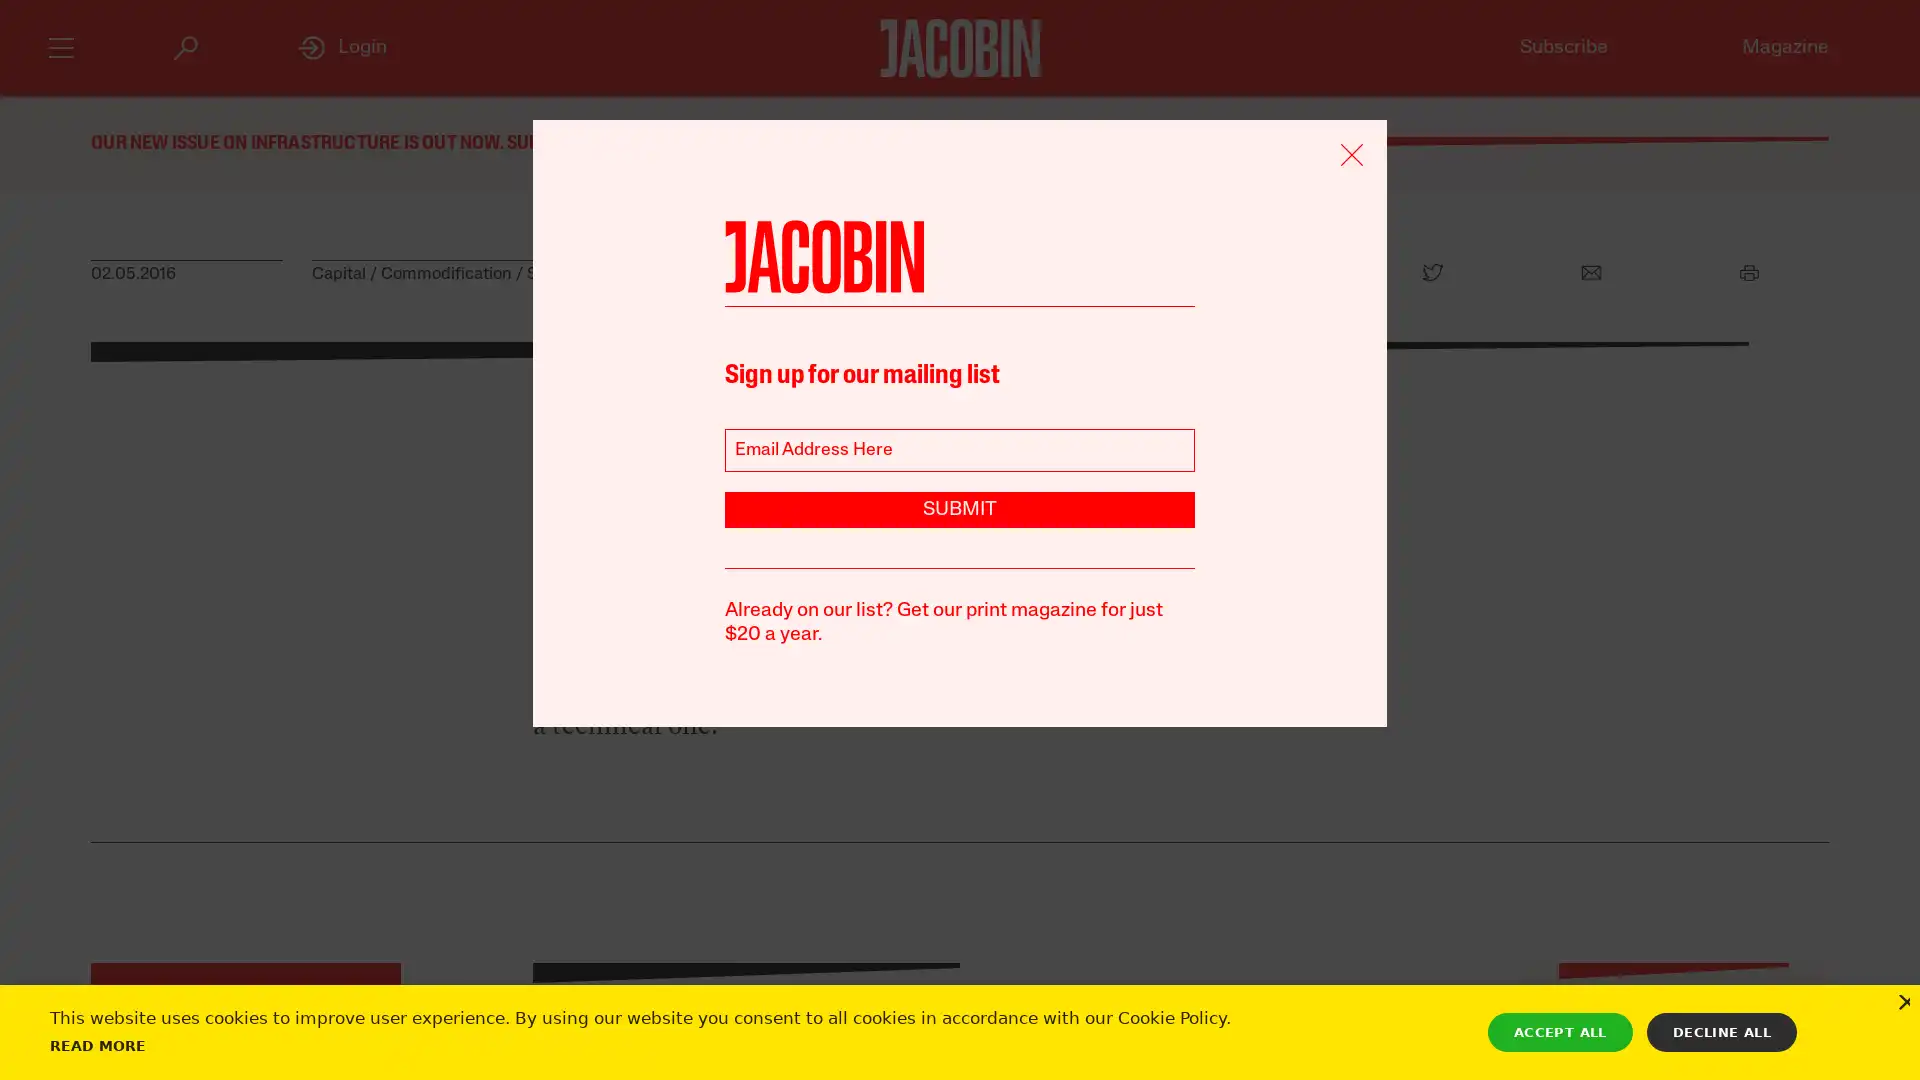  Describe the element at coordinates (185, 46) in the screenshot. I see `Search Icon` at that location.